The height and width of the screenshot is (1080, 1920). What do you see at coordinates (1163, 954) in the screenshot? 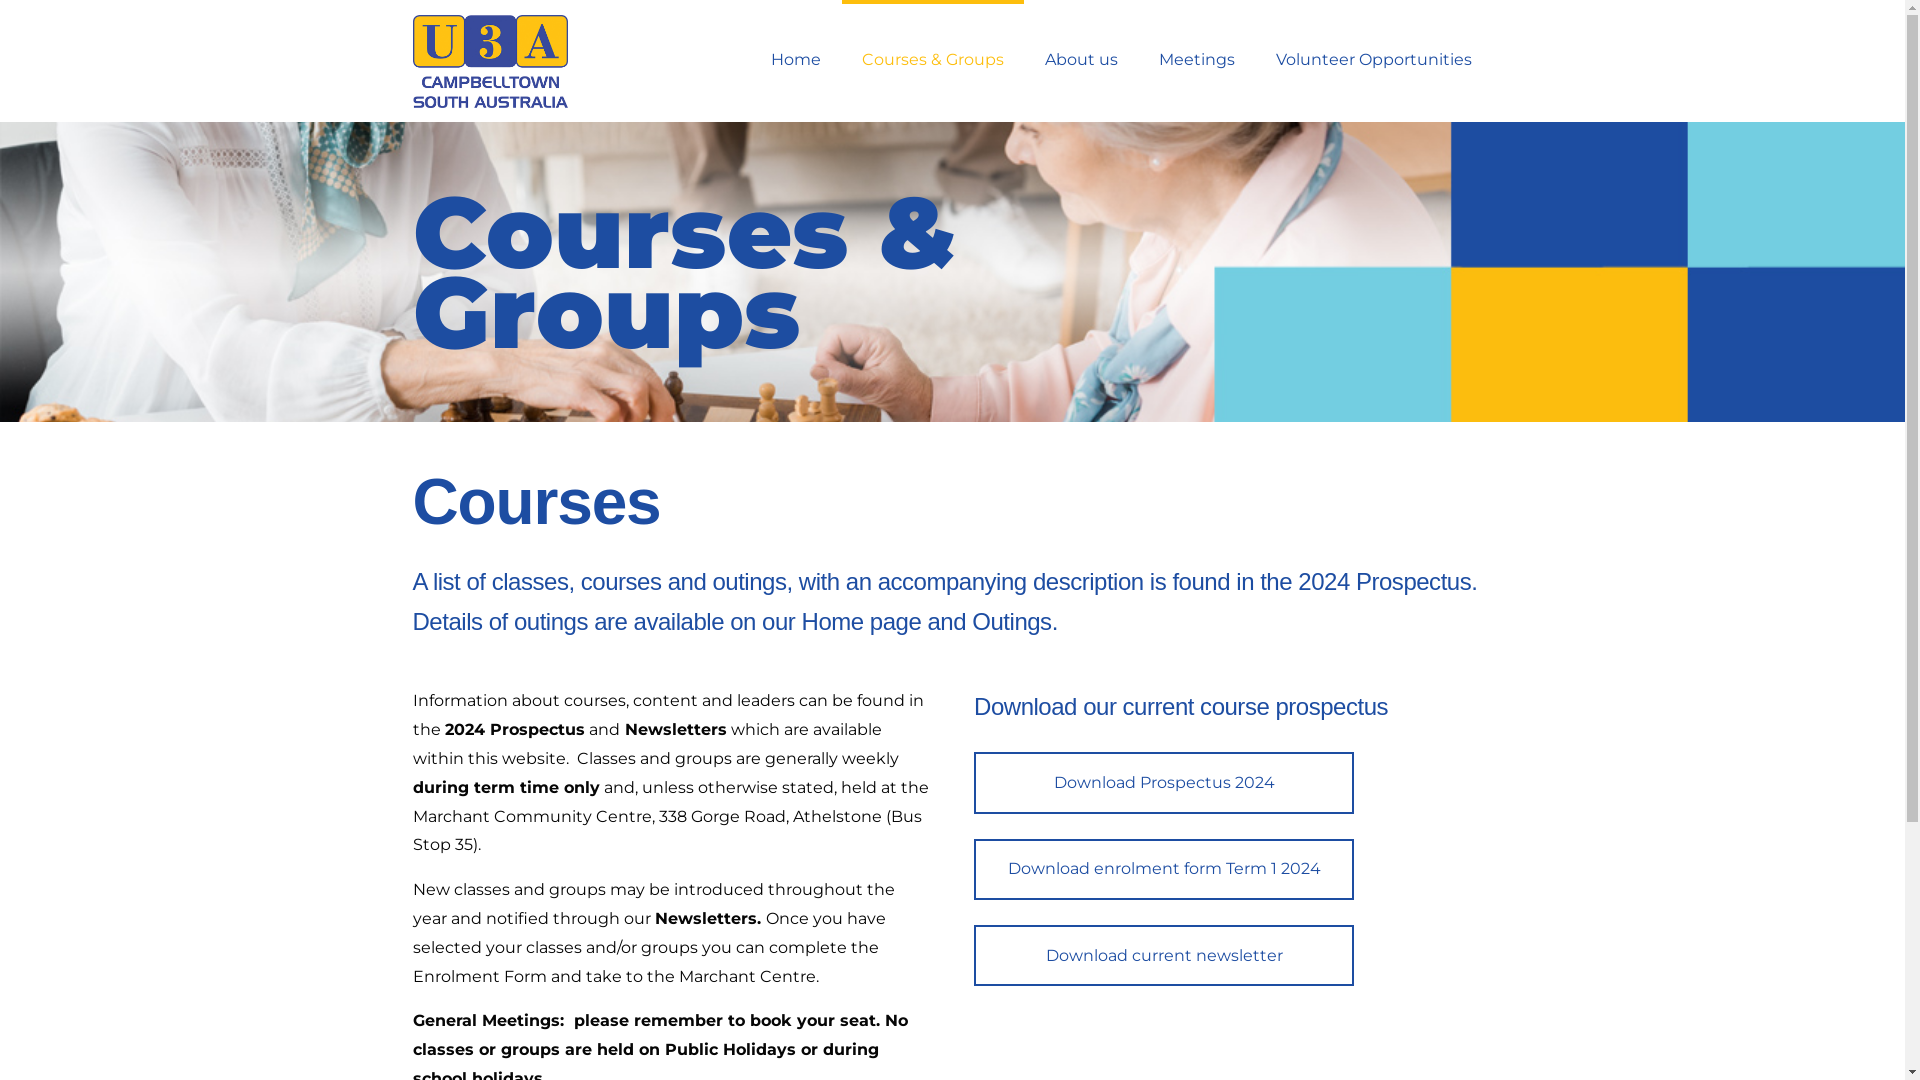
I see `'Download current newsletter'` at bounding box center [1163, 954].